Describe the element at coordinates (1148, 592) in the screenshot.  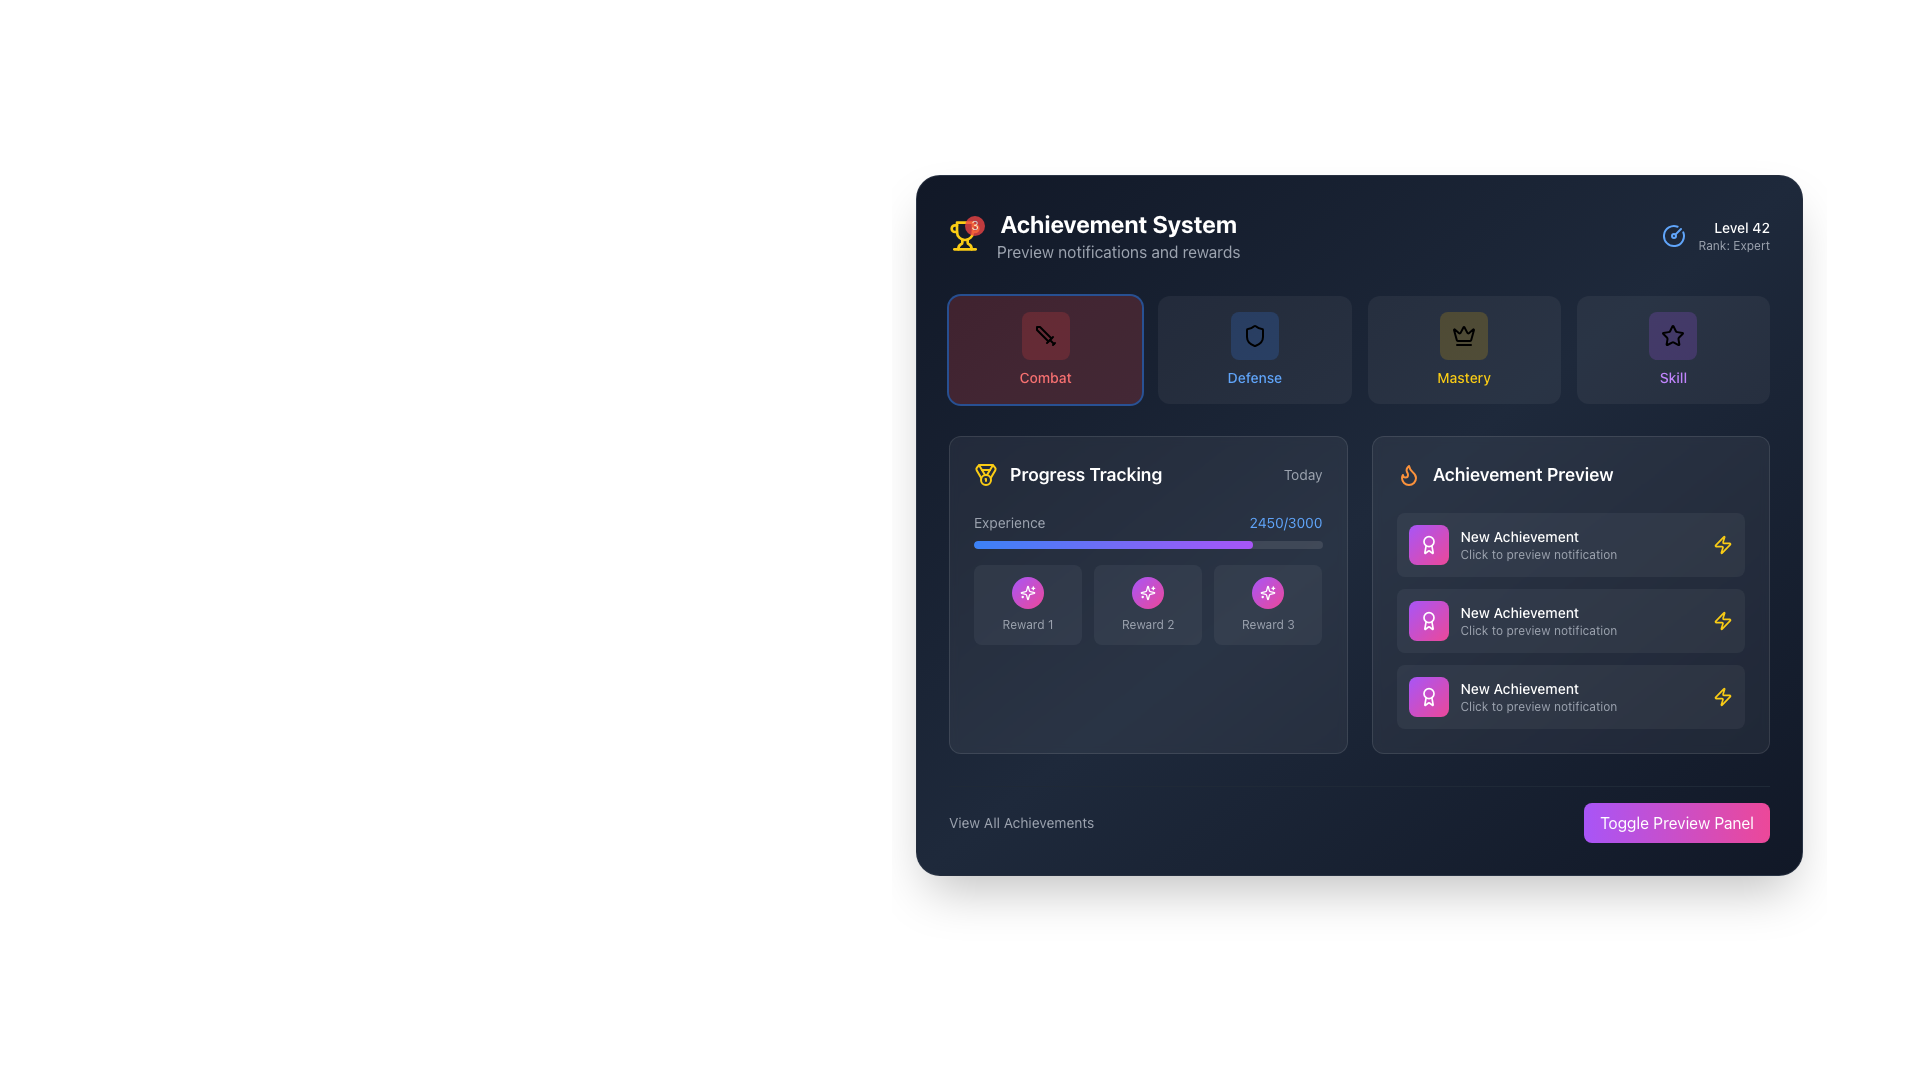
I see `the visual indicator icon associated with the reward system located in the second button of the 'Reward 2' row under the 'Progress Tracking' section` at that location.